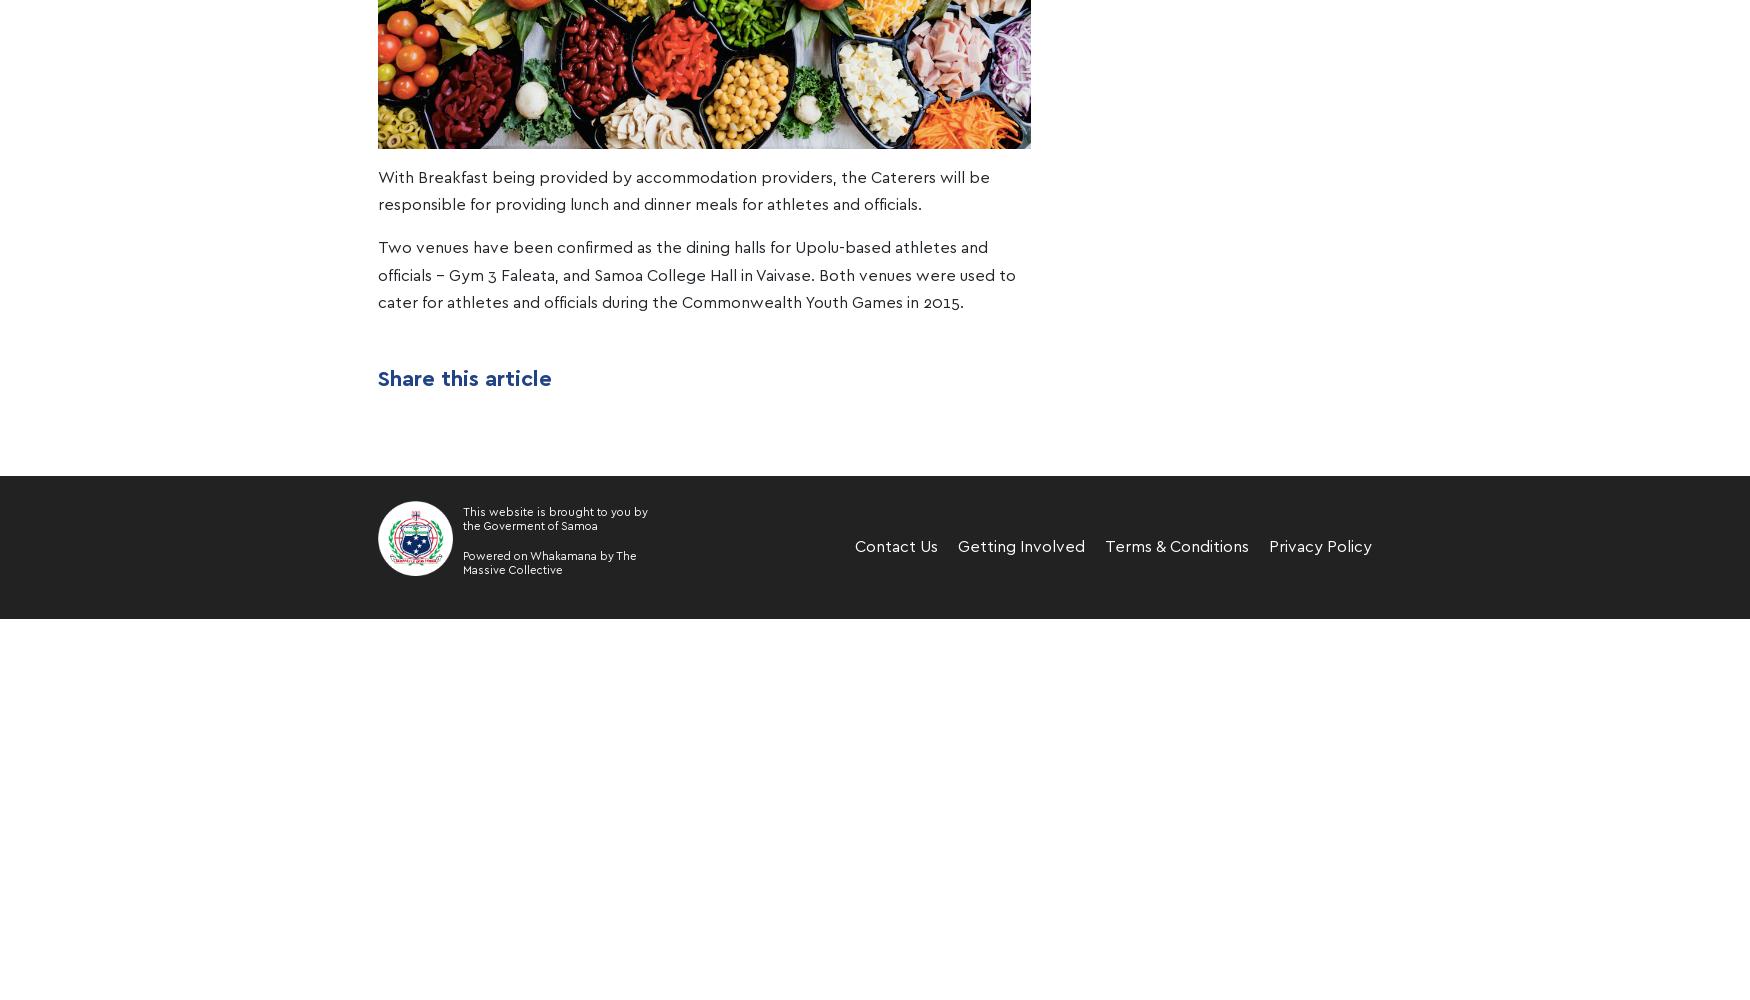  Describe the element at coordinates (549, 562) in the screenshot. I see `'The Massive Collective'` at that location.